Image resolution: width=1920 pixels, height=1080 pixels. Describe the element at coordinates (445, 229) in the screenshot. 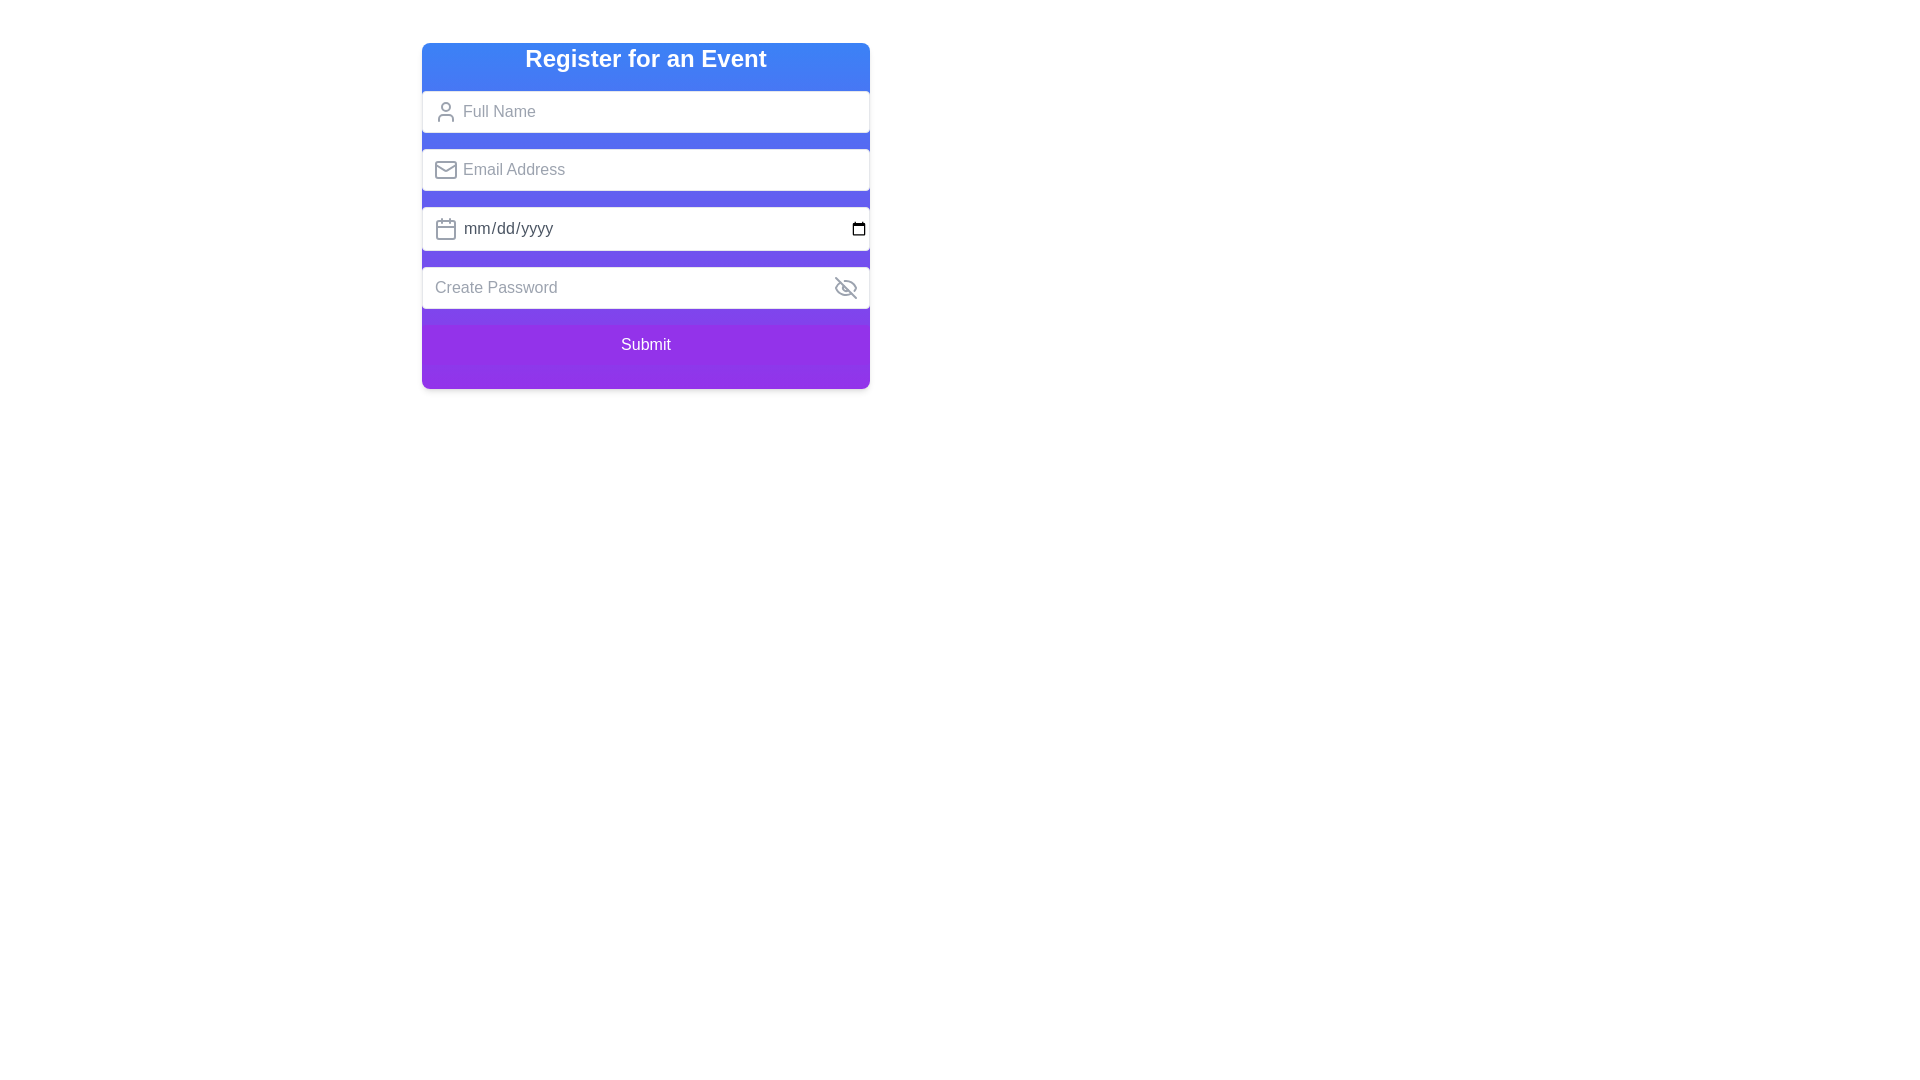

I see `SVG rectangle that represents the calendar icon located to the left of the 'mm/dd/yyyy' input field in the form` at that location.